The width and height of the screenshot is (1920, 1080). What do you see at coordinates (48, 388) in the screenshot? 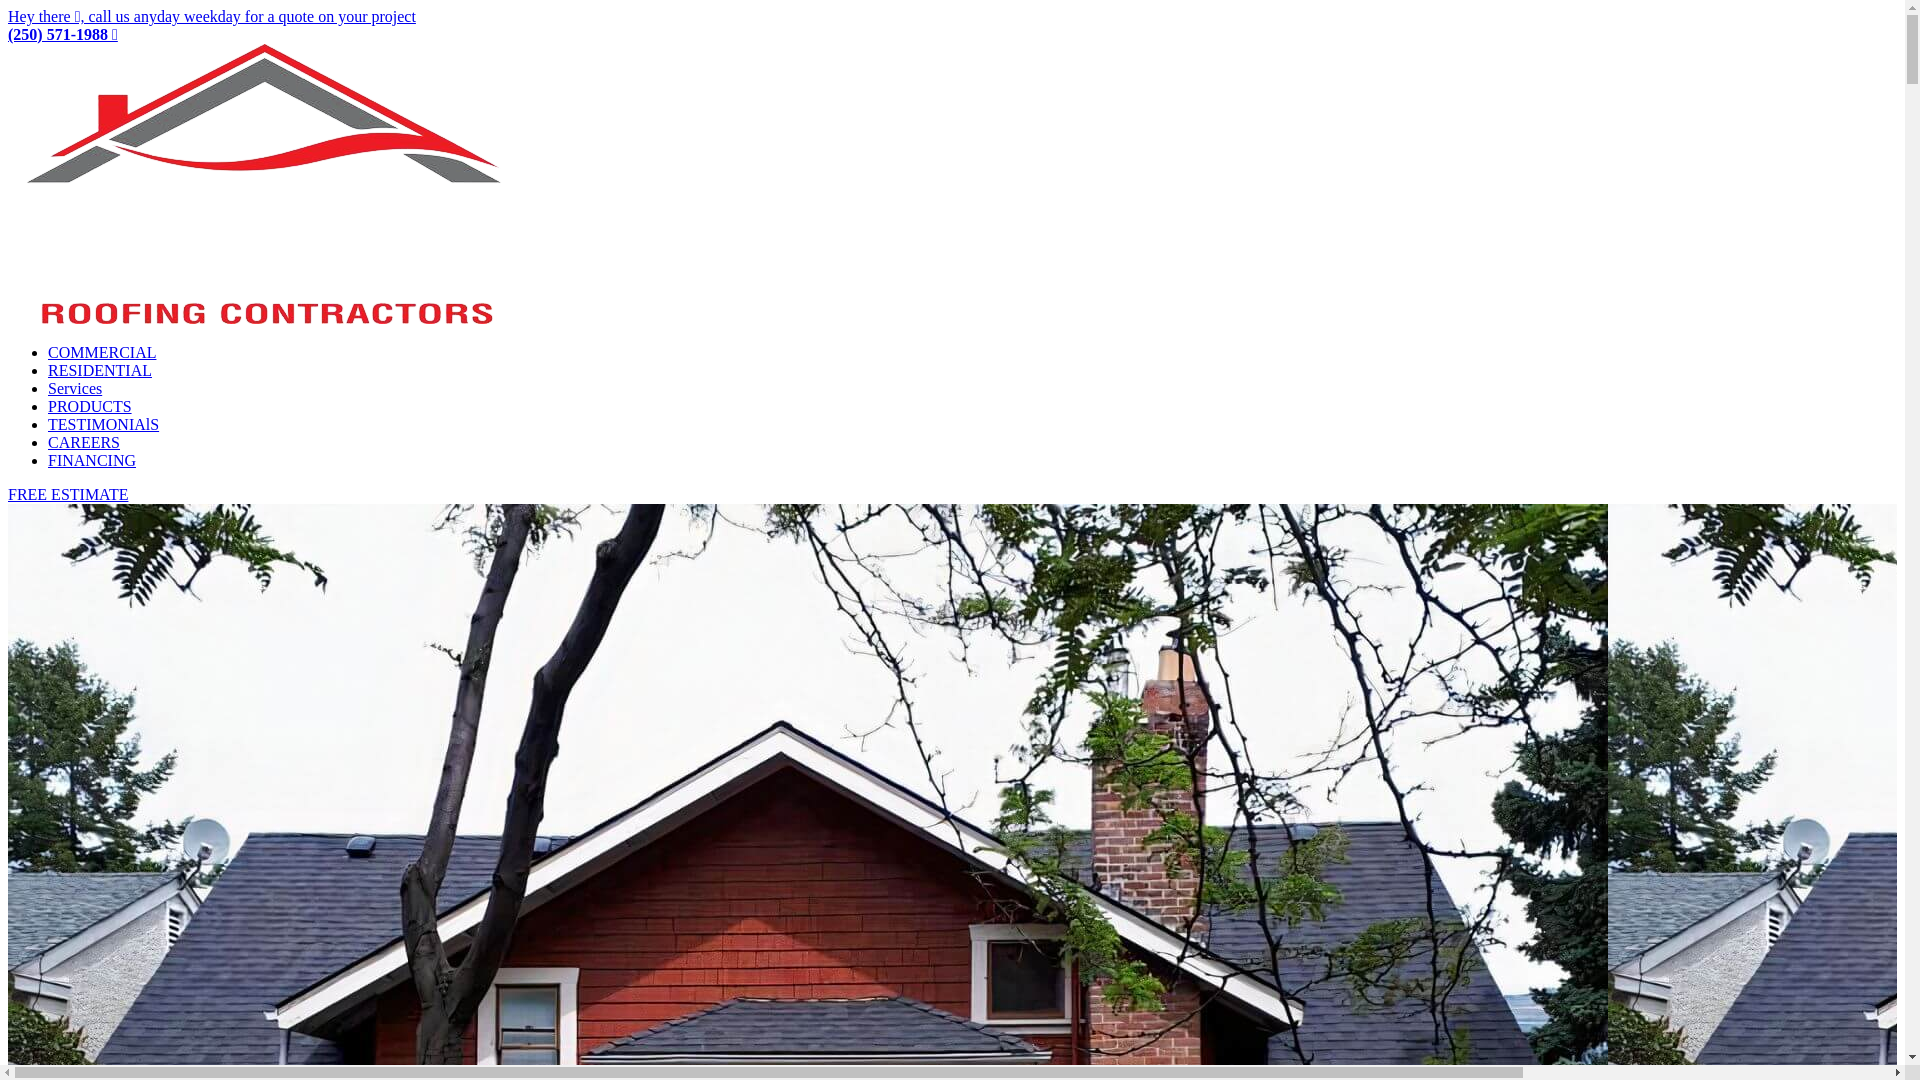
I see `'Services'` at bounding box center [48, 388].